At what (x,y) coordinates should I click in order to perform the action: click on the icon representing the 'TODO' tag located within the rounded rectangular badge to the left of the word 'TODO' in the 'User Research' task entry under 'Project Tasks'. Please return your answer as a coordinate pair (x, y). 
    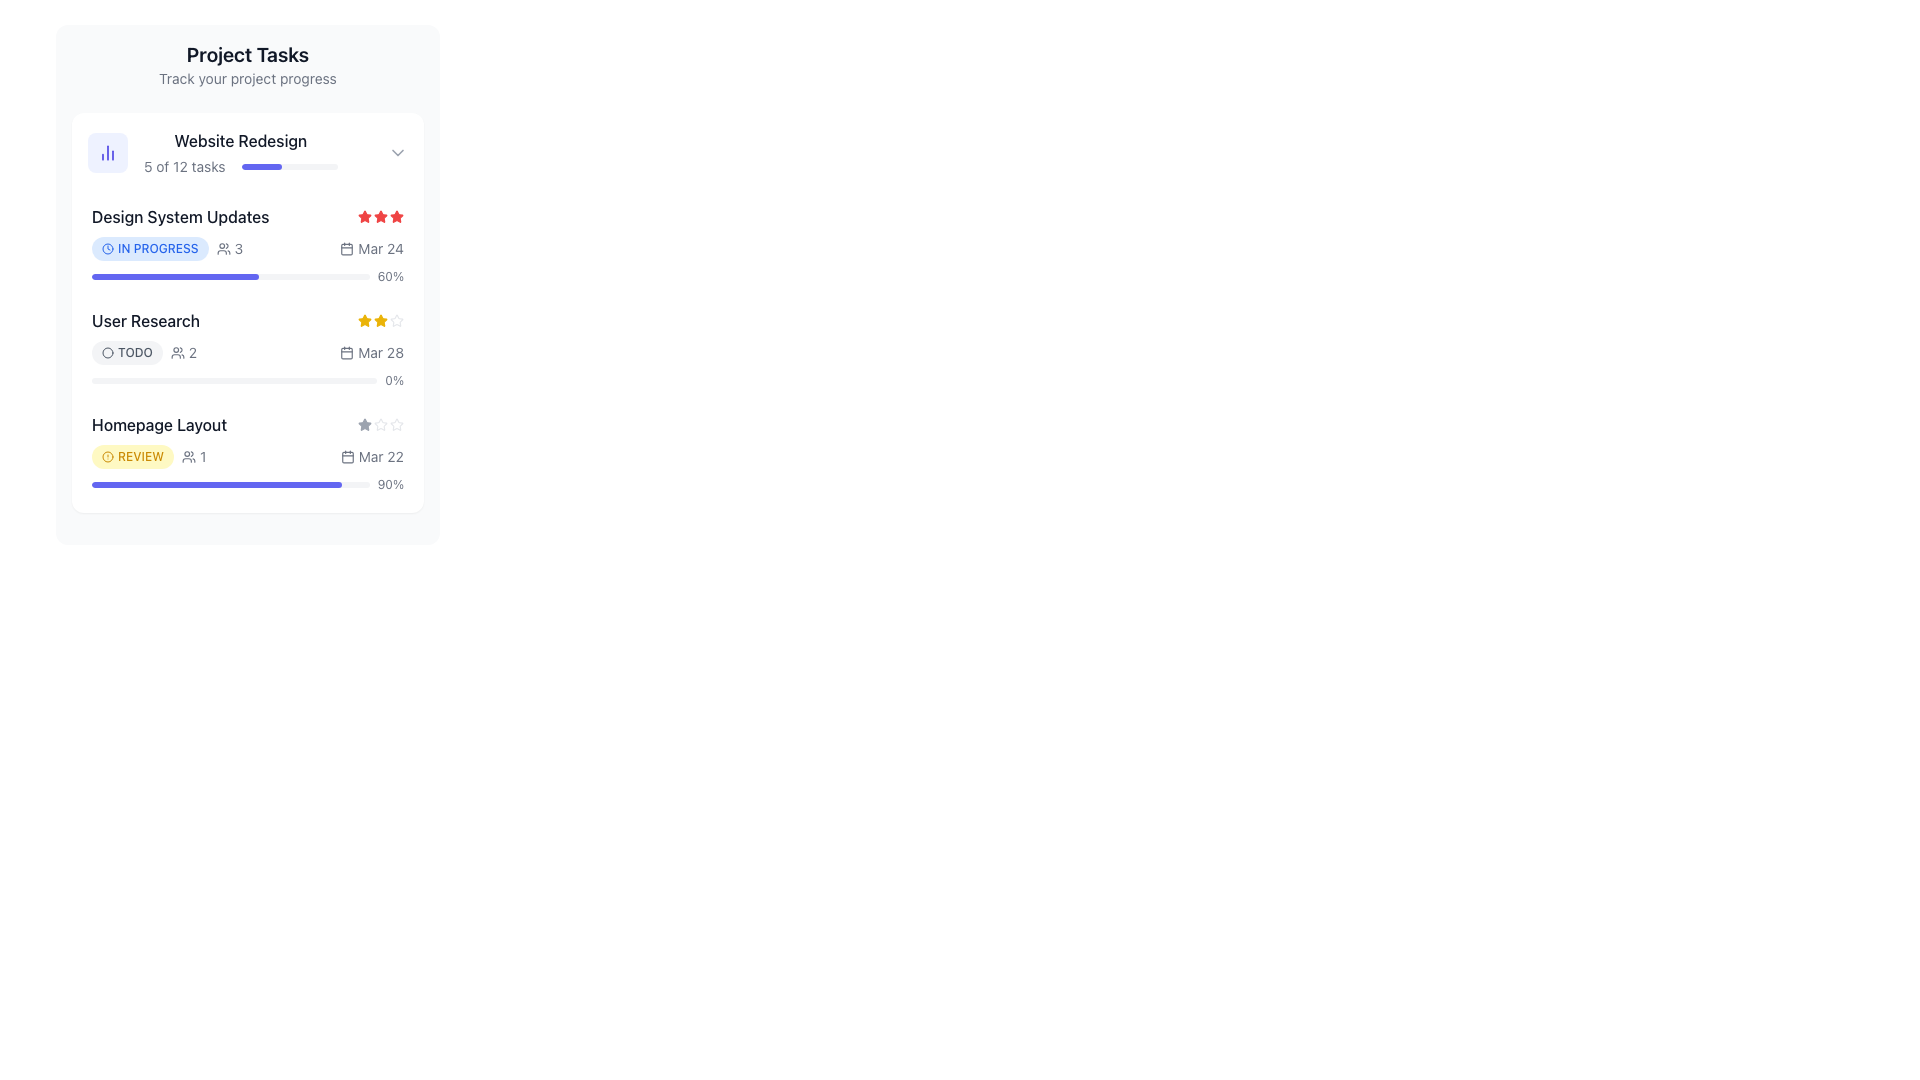
    Looking at the image, I should click on (107, 352).